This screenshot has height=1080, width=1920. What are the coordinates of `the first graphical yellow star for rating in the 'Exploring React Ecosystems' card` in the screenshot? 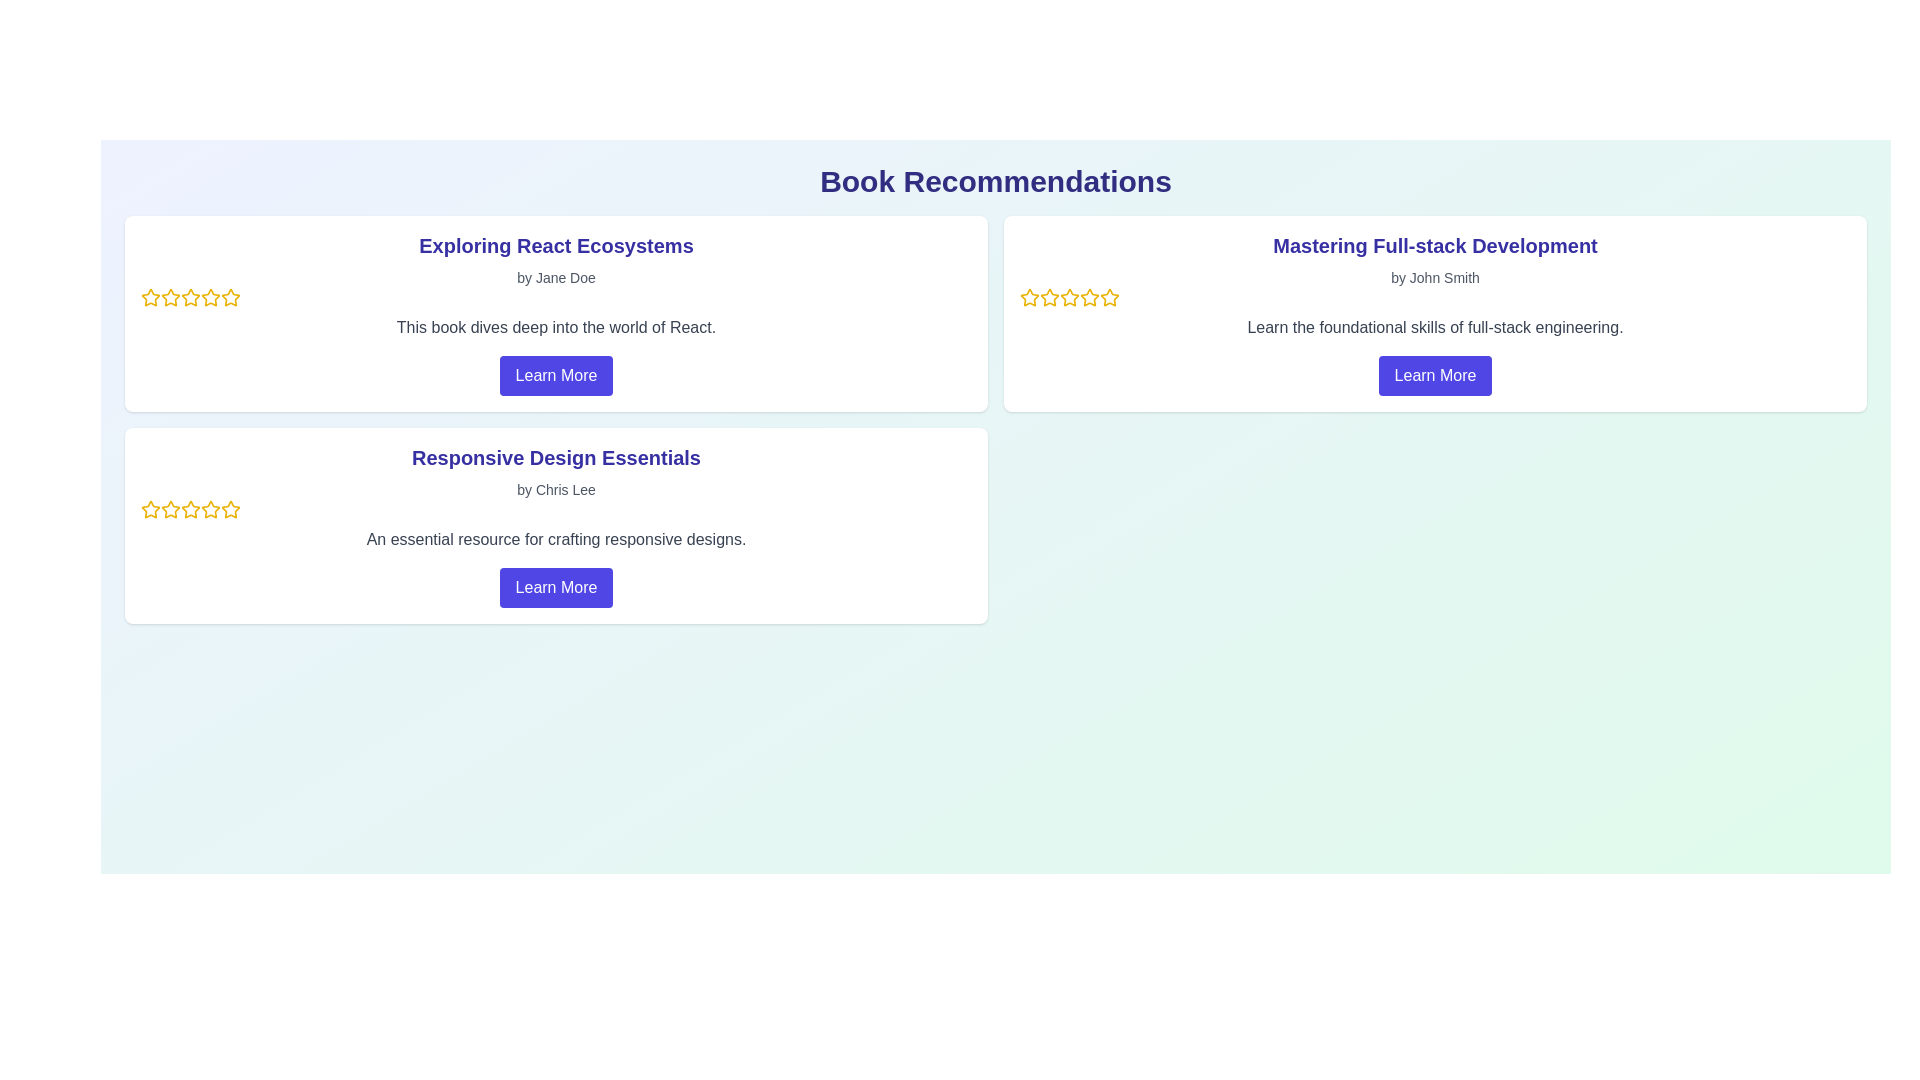 It's located at (171, 297).